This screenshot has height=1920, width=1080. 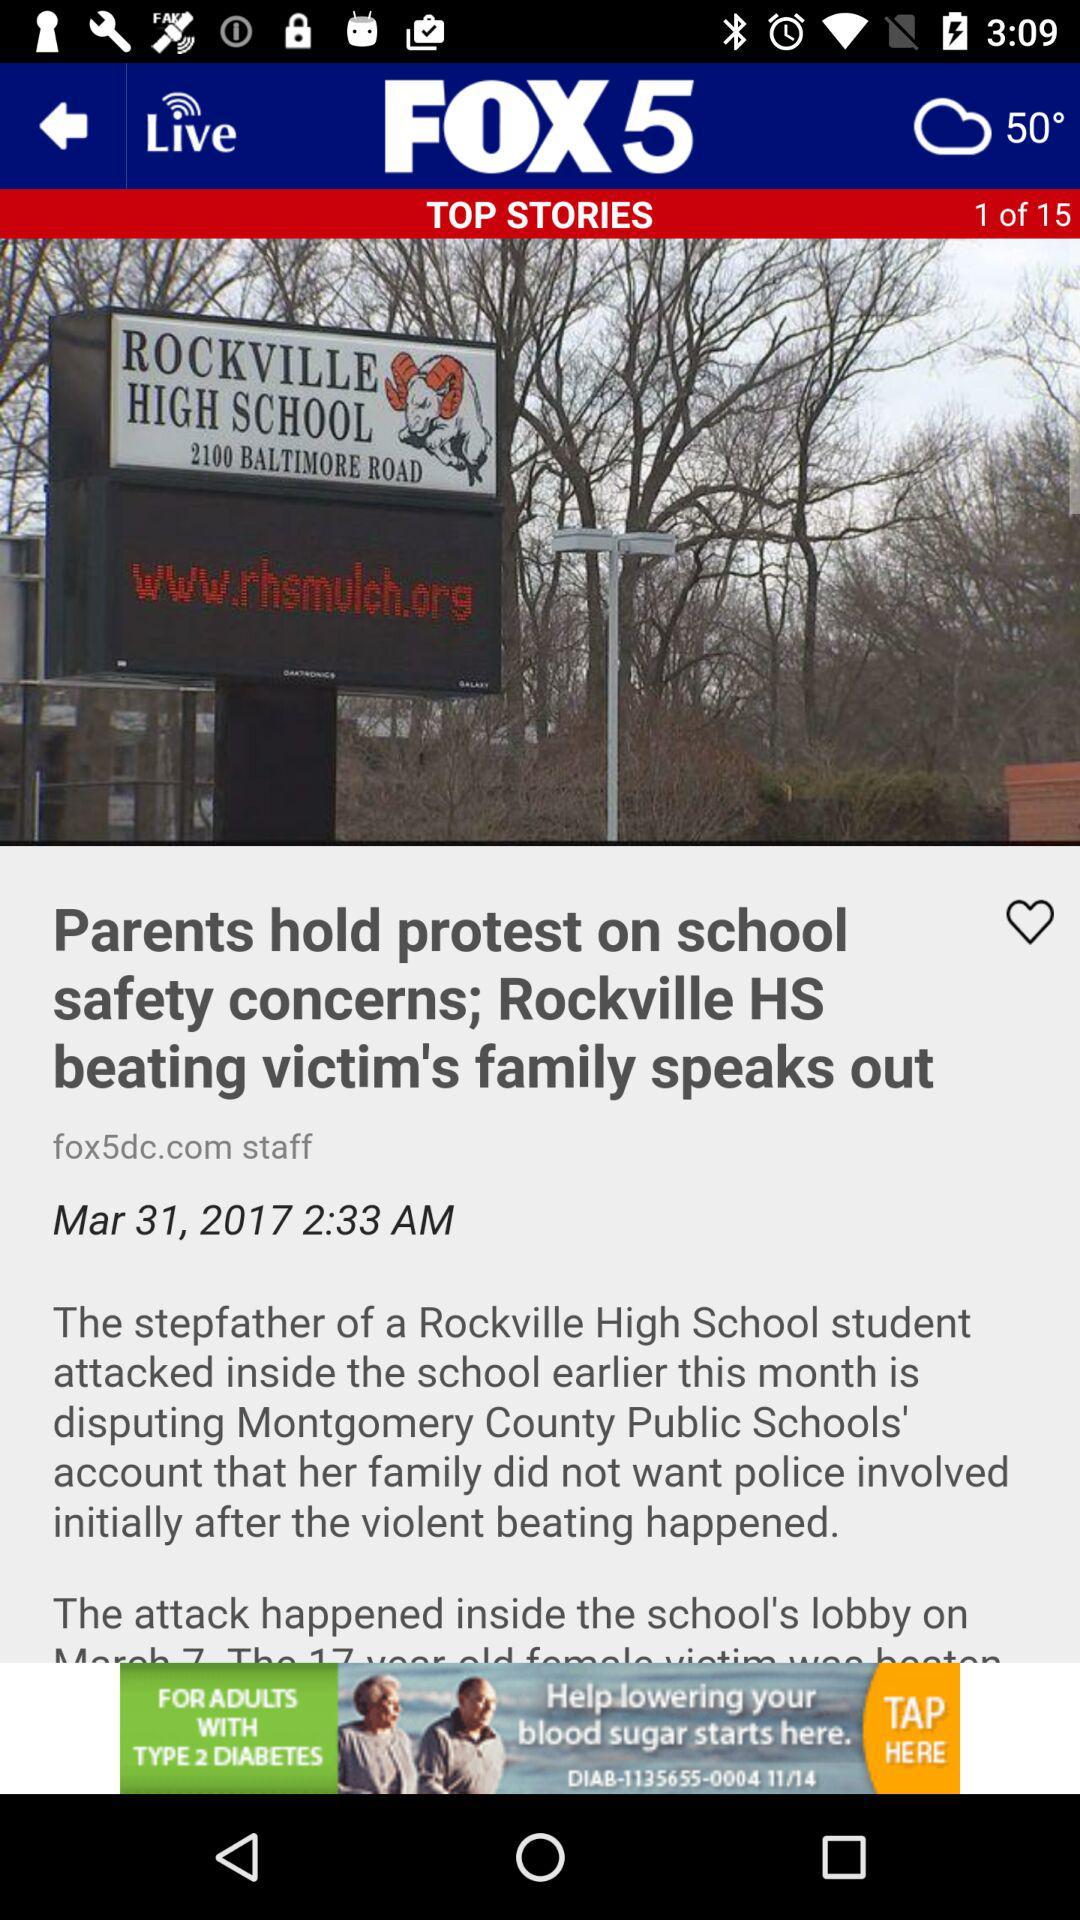 What do you see at coordinates (540, 1253) in the screenshot?
I see `like this article` at bounding box center [540, 1253].